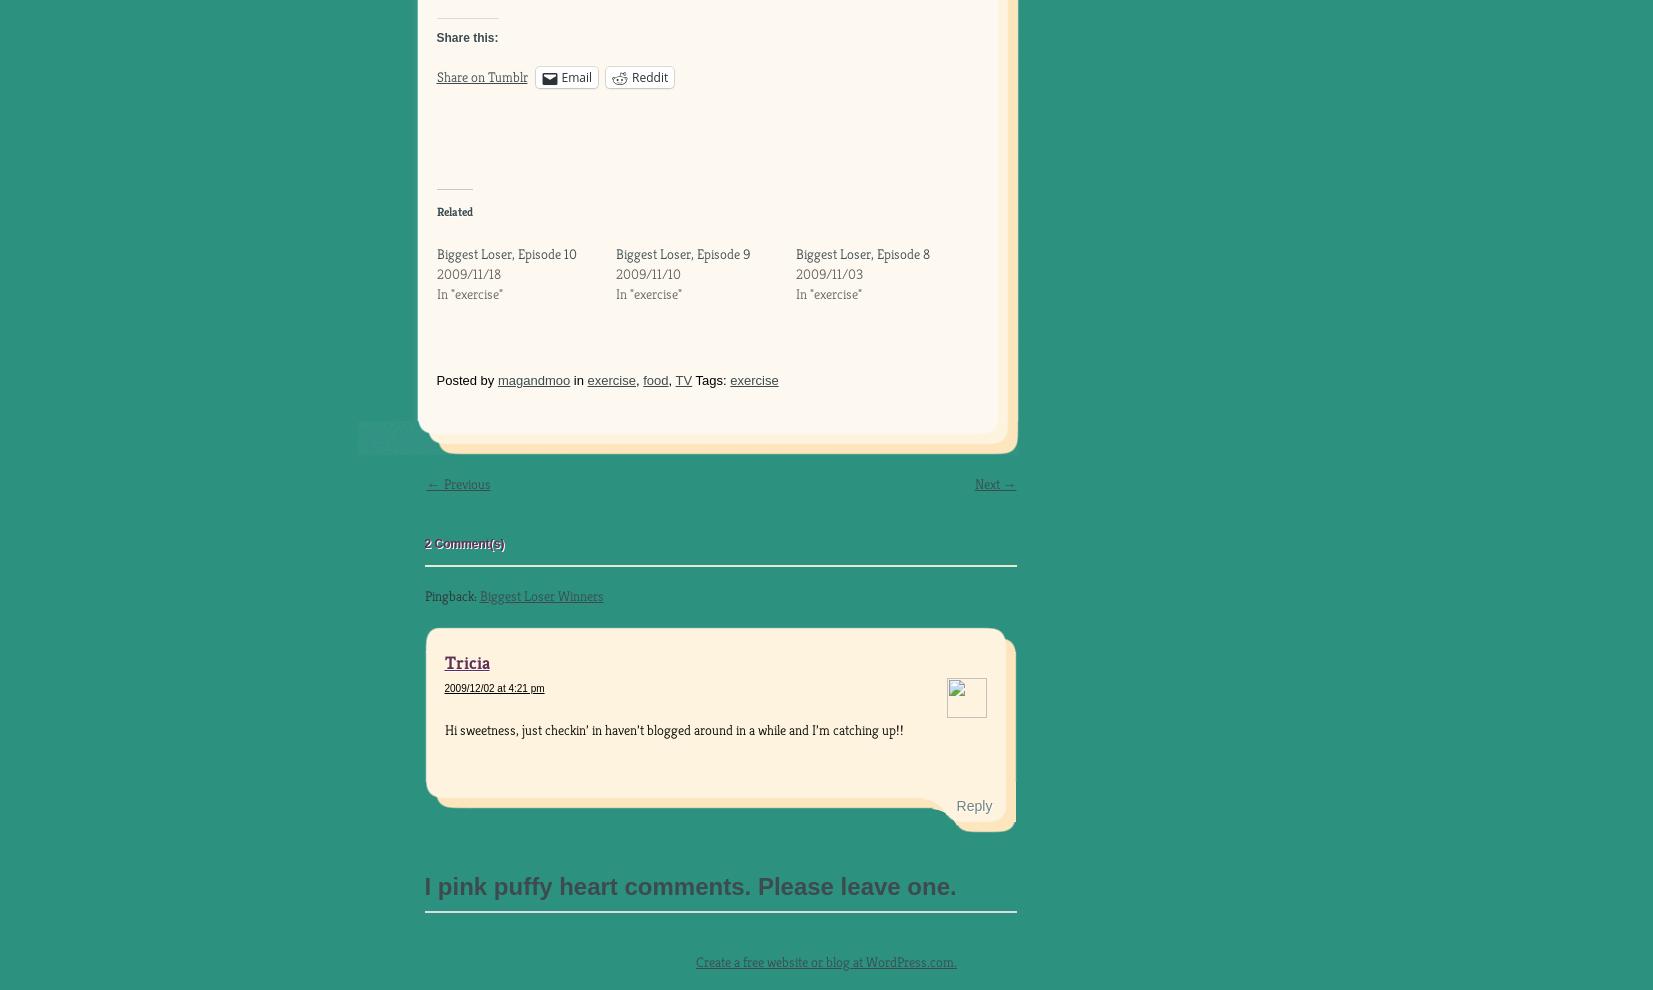 The image size is (1653, 990). I want to click on 'Pingback:', so click(450, 594).